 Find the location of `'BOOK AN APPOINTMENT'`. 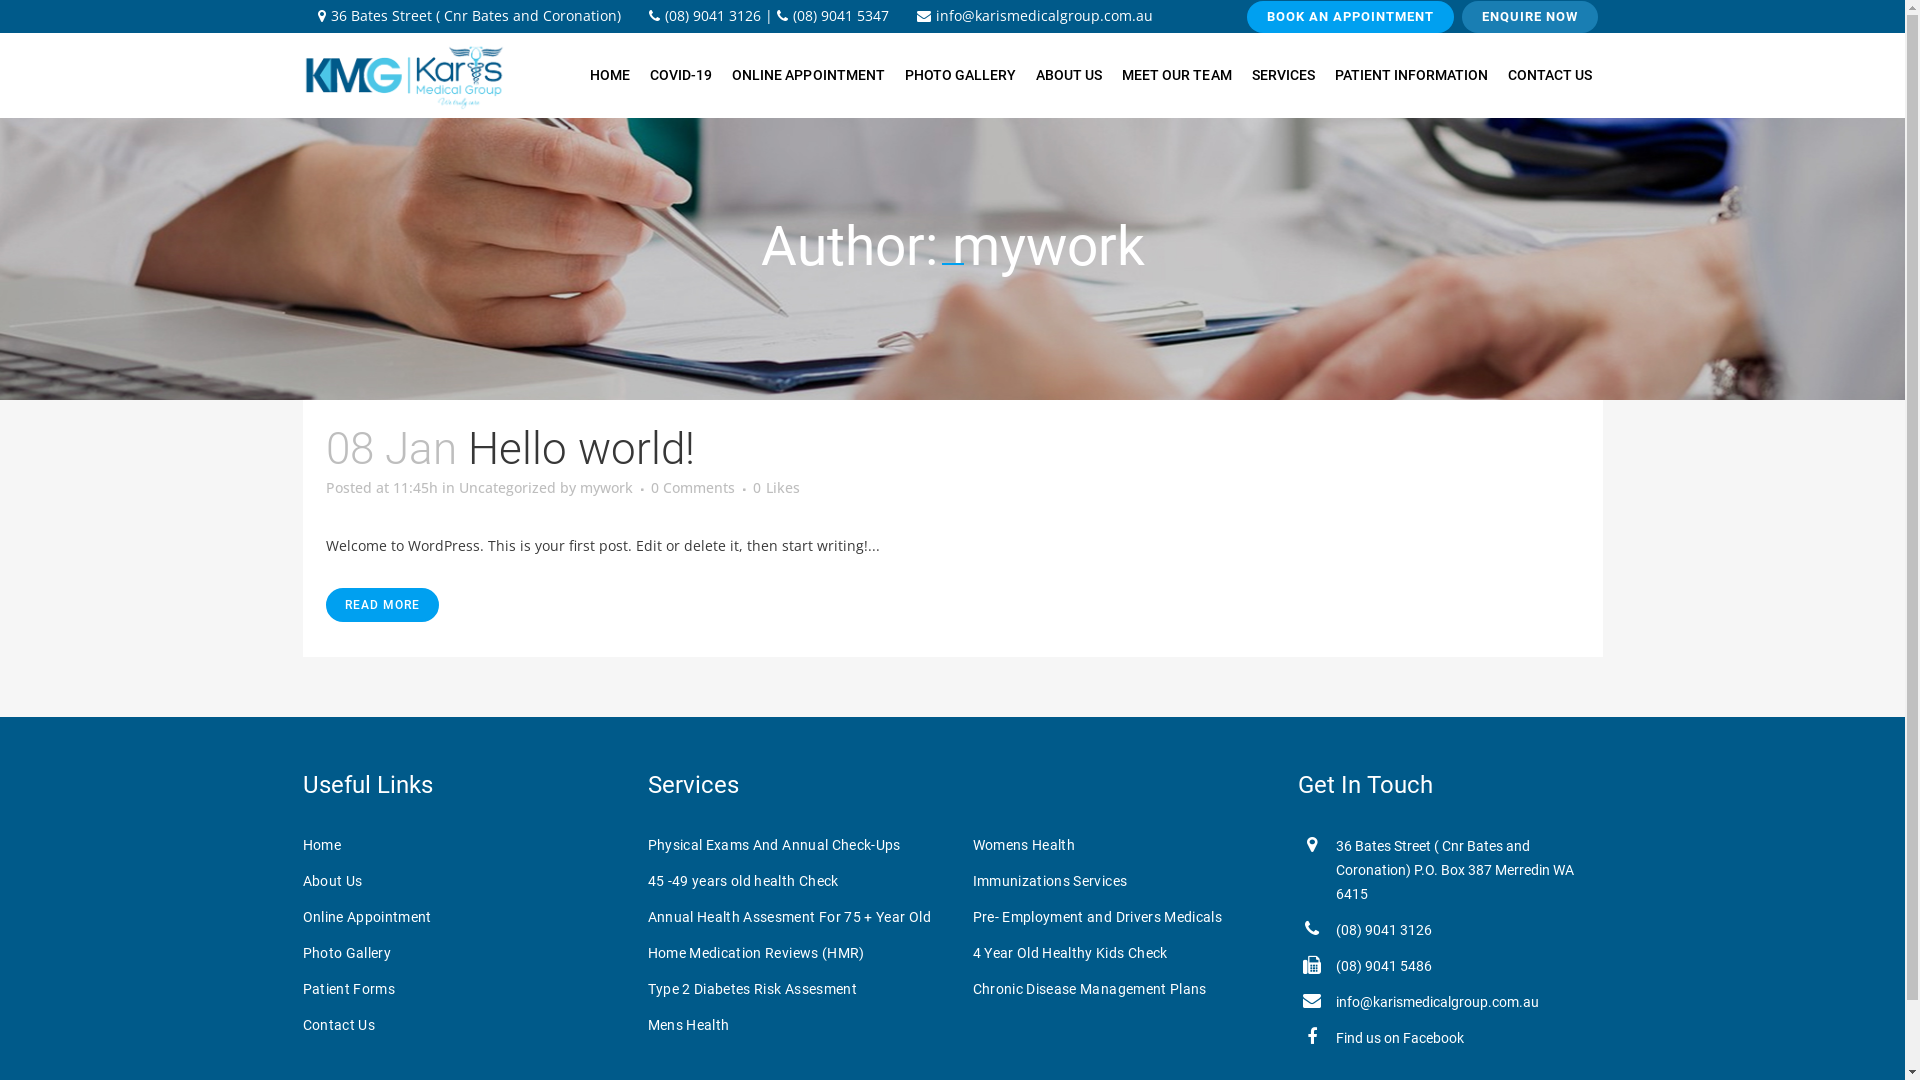

'BOOK AN APPOINTMENT' is located at coordinates (1349, 16).